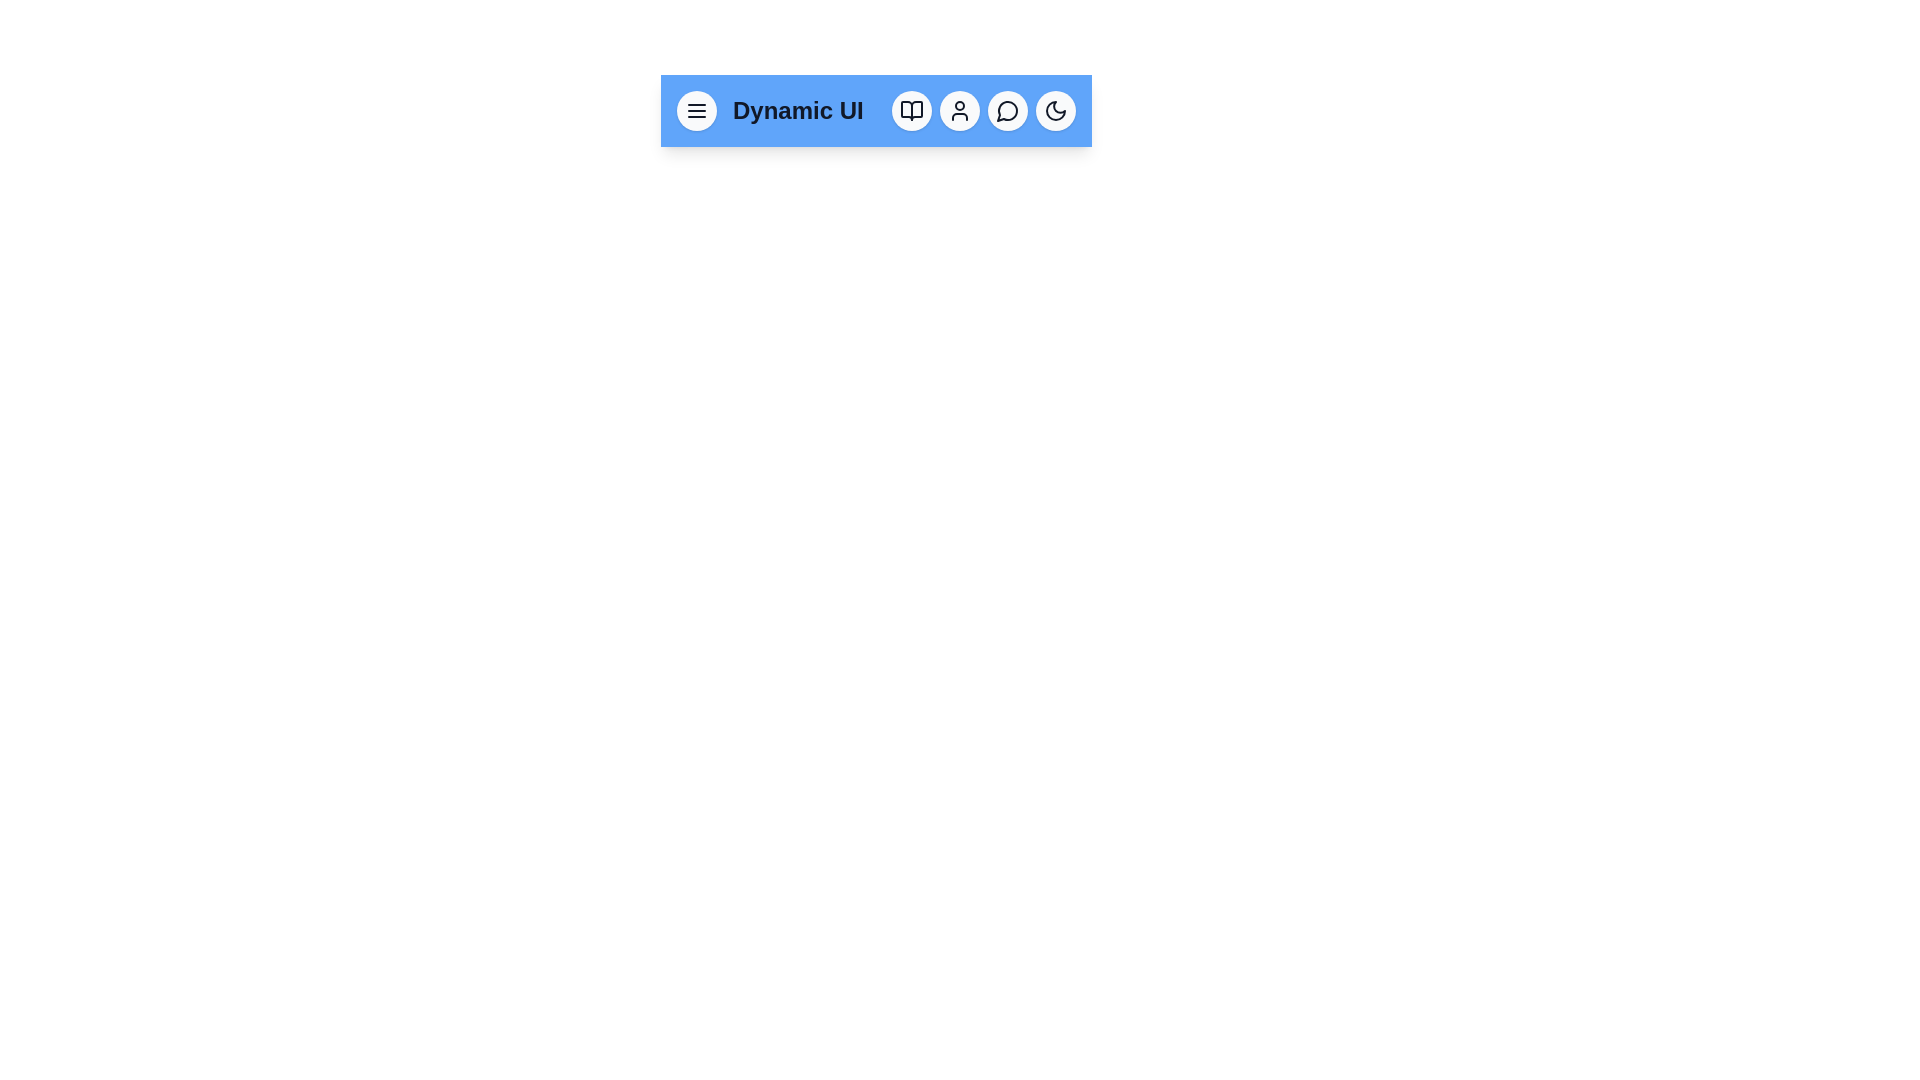 The image size is (1920, 1080). I want to click on the message icon to view messages, so click(1008, 111).